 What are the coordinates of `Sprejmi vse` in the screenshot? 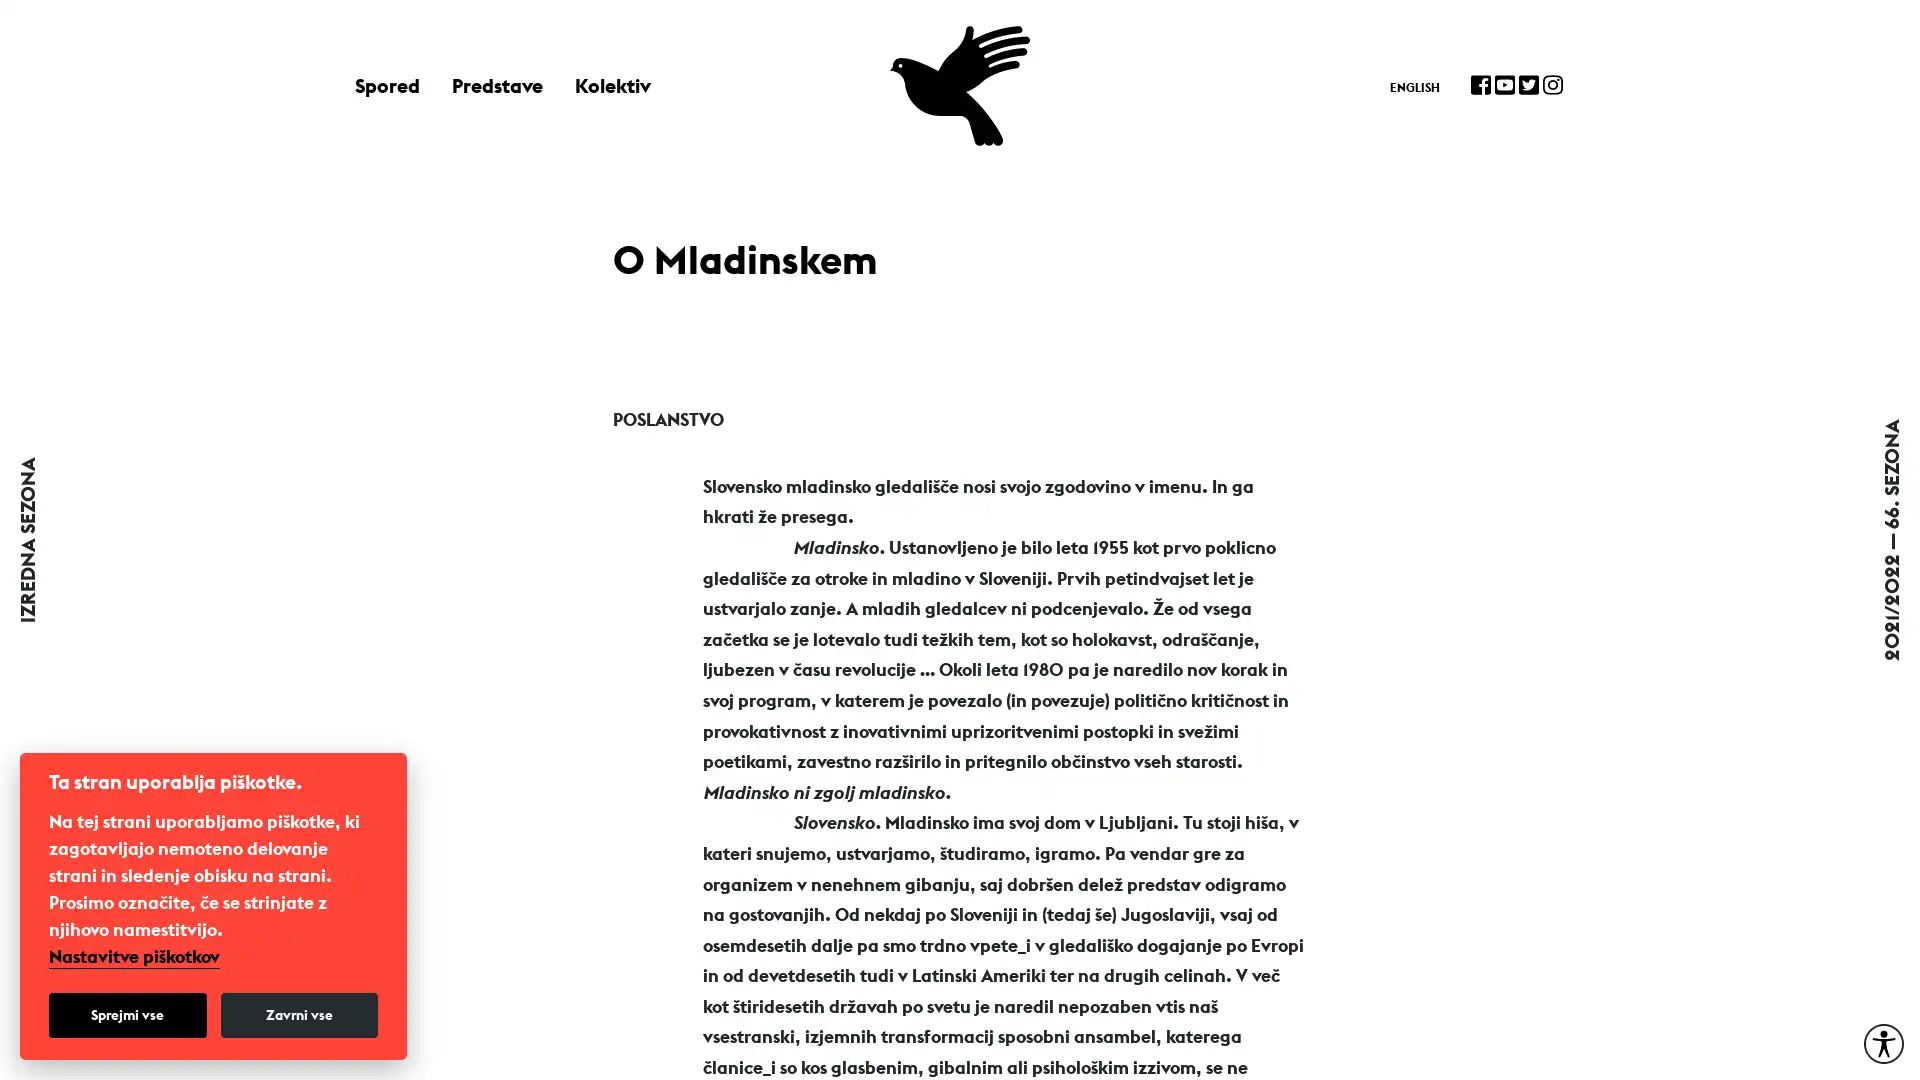 It's located at (125, 1014).